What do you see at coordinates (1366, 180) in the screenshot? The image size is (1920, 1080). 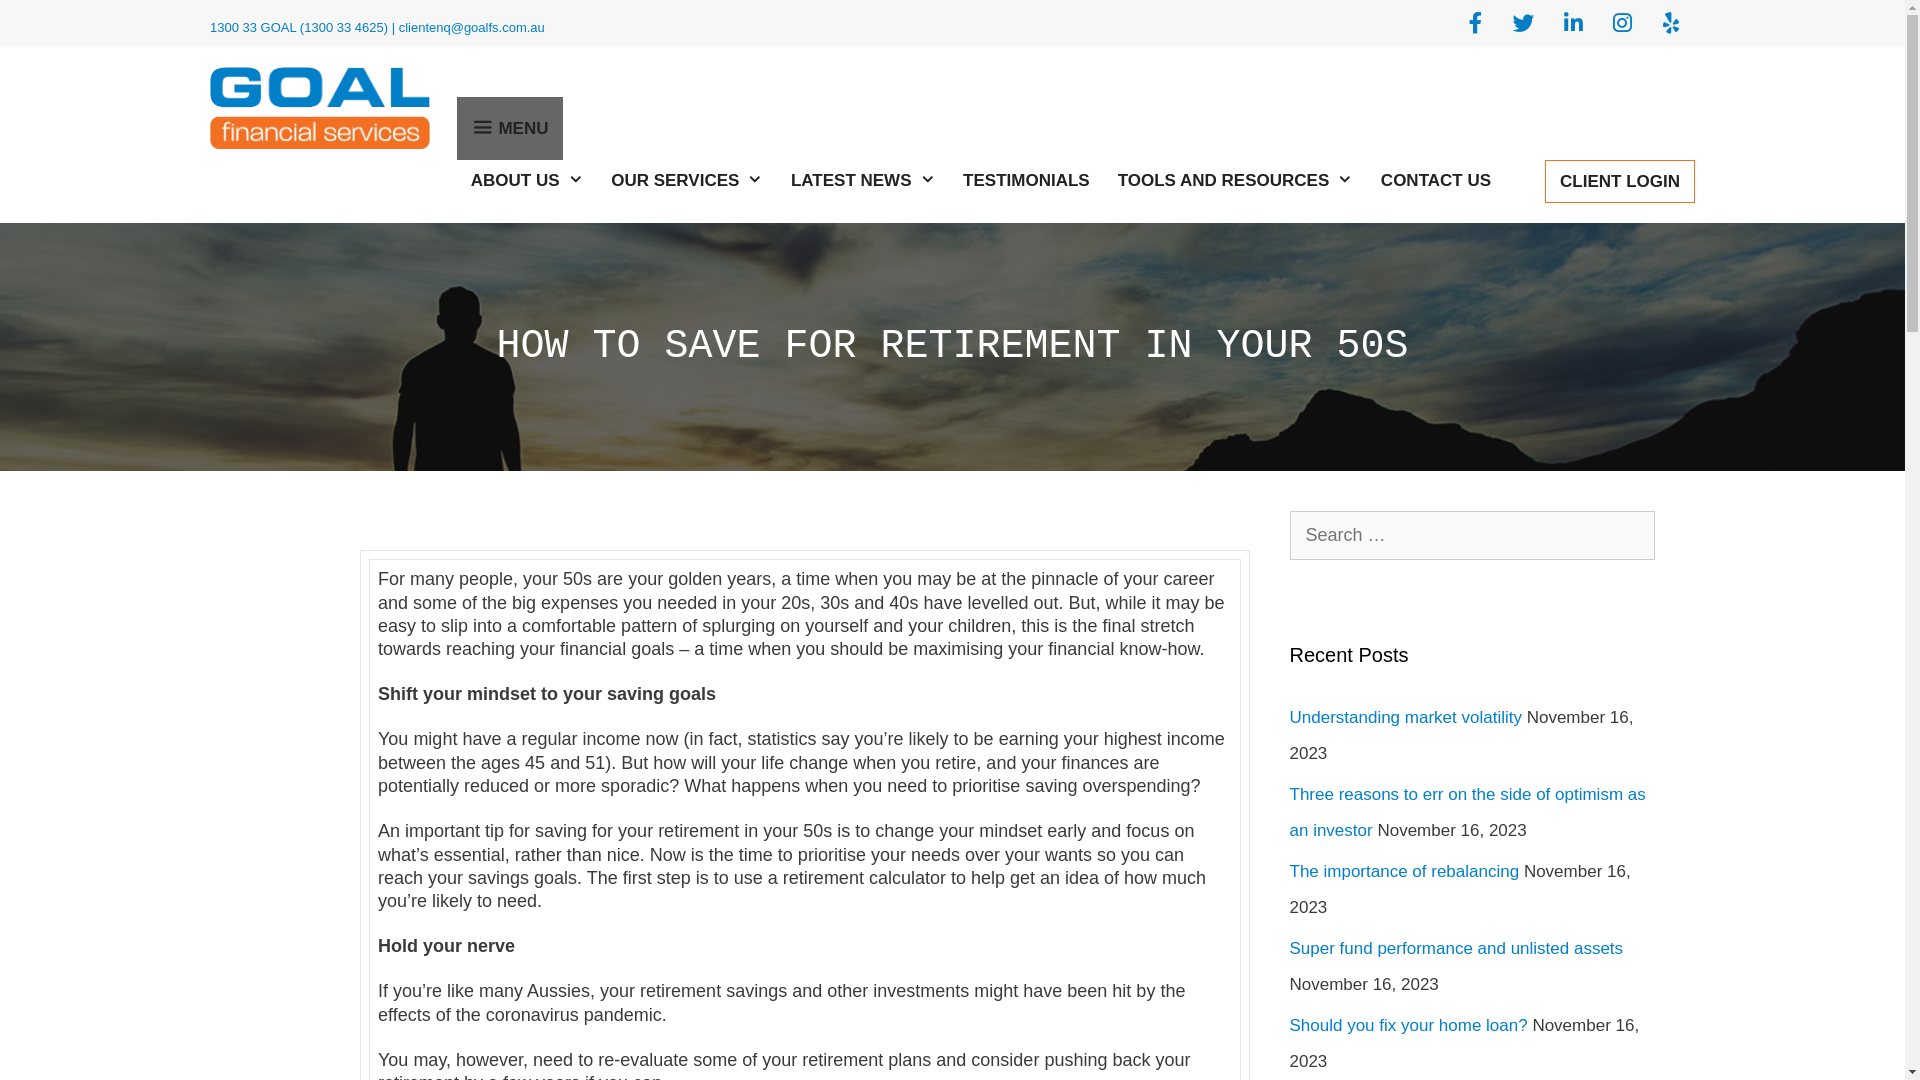 I see `'CONTACT US'` at bounding box center [1366, 180].